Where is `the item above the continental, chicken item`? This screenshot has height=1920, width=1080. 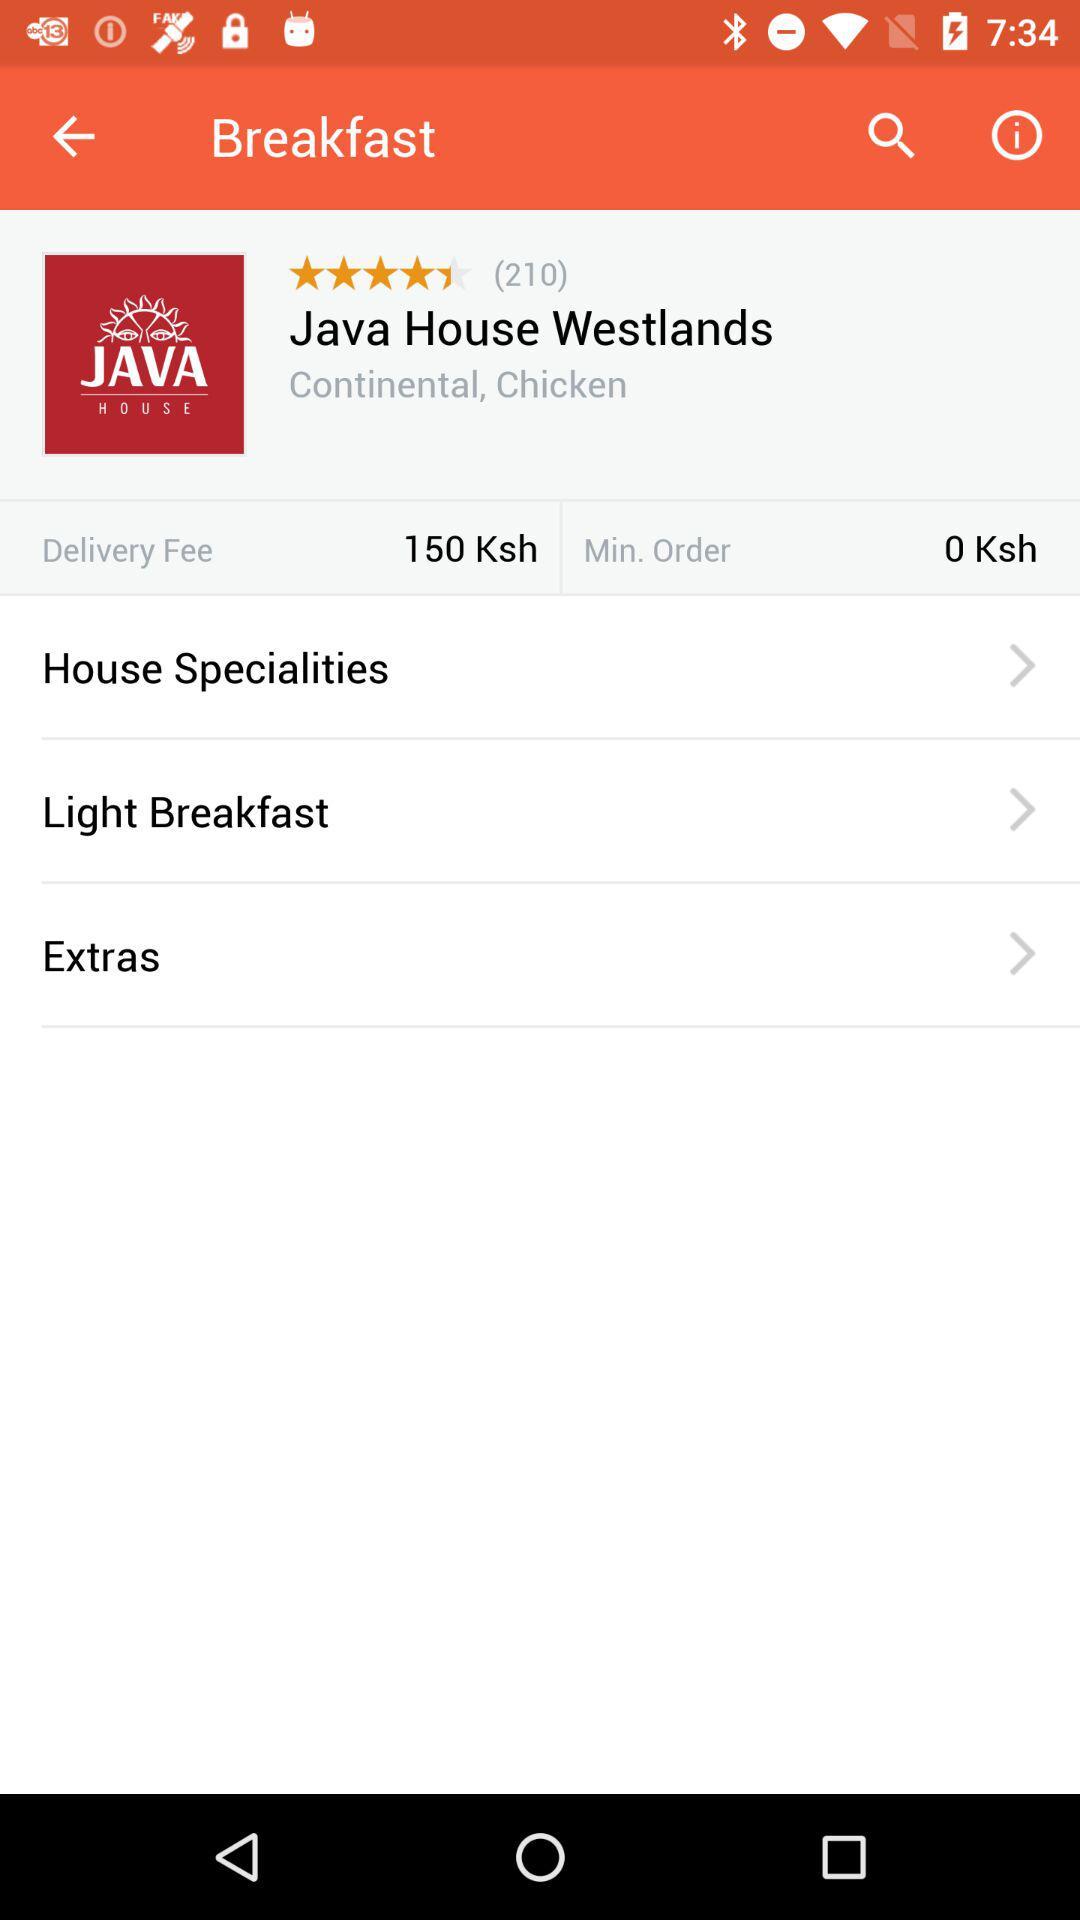
the item above the continental, chicken item is located at coordinates (530, 326).